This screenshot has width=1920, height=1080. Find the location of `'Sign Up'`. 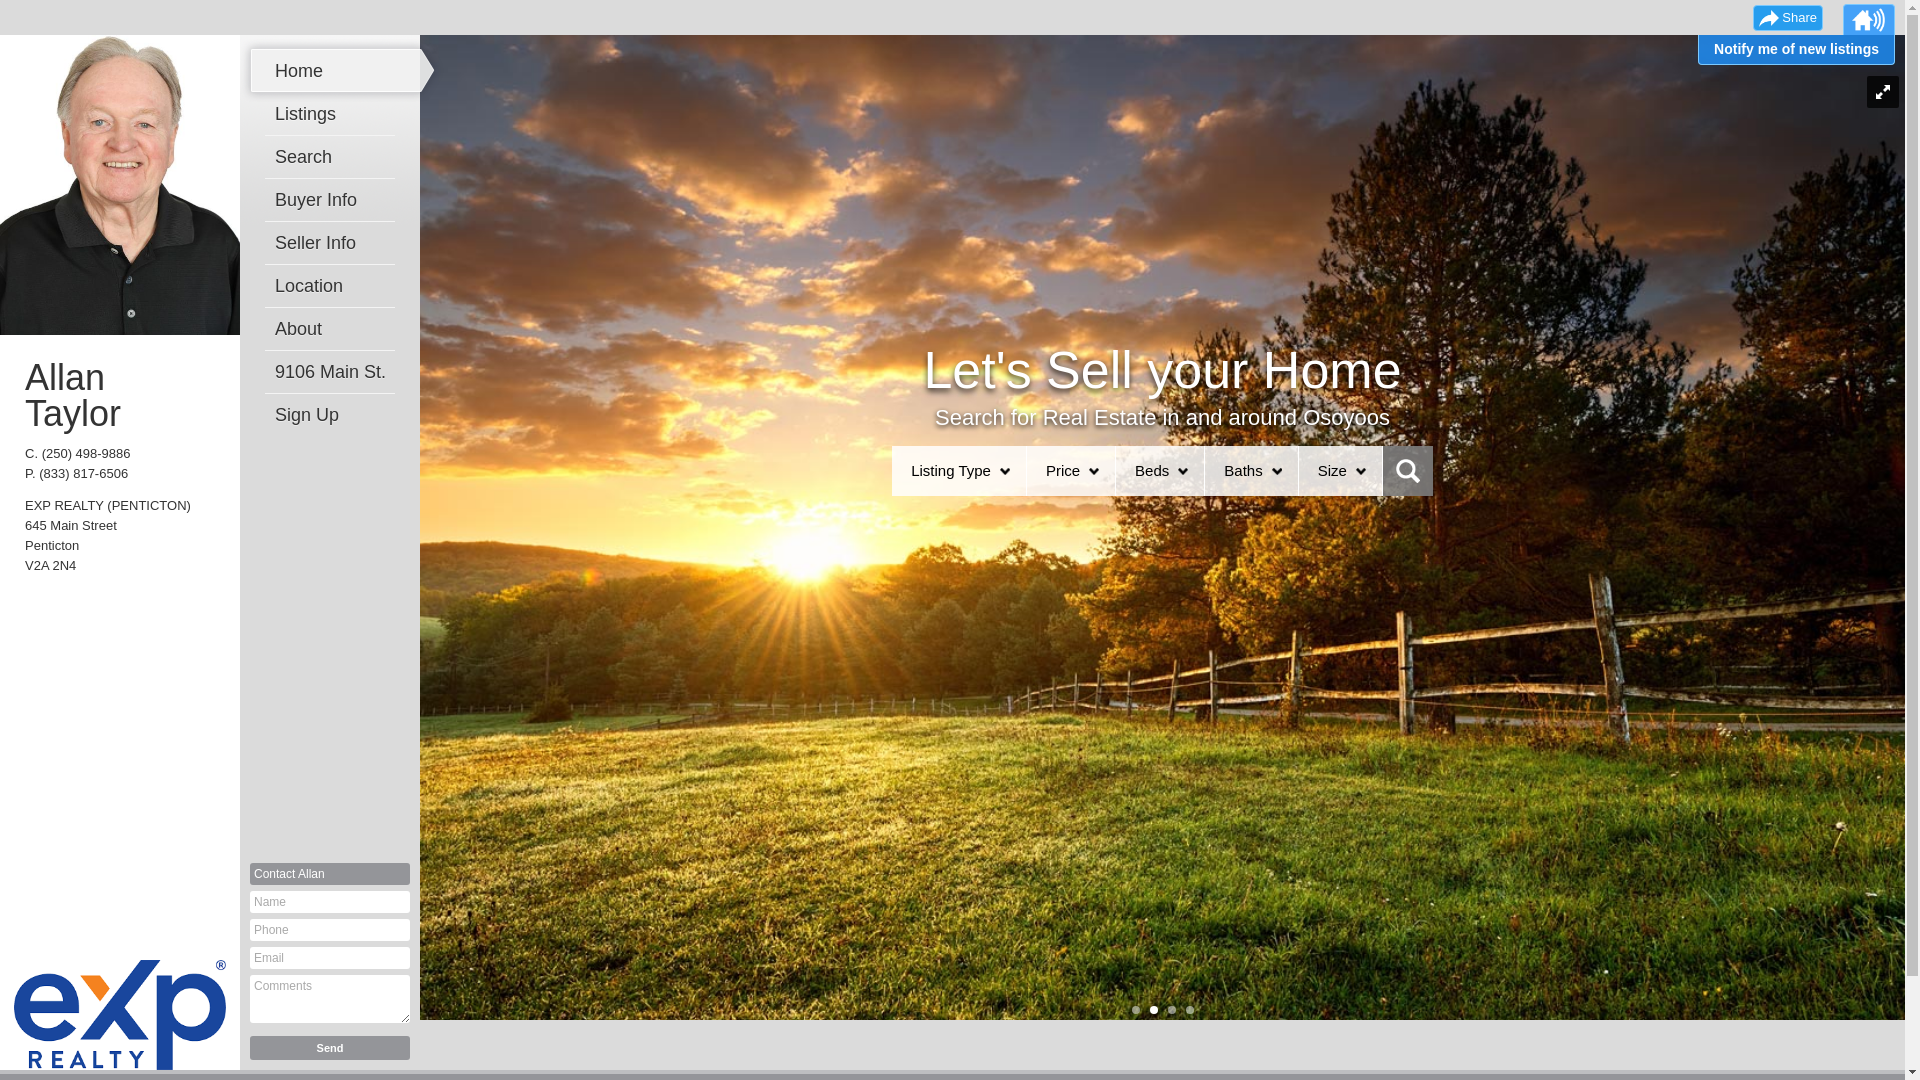

'Sign Up' is located at coordinates (335, 414).